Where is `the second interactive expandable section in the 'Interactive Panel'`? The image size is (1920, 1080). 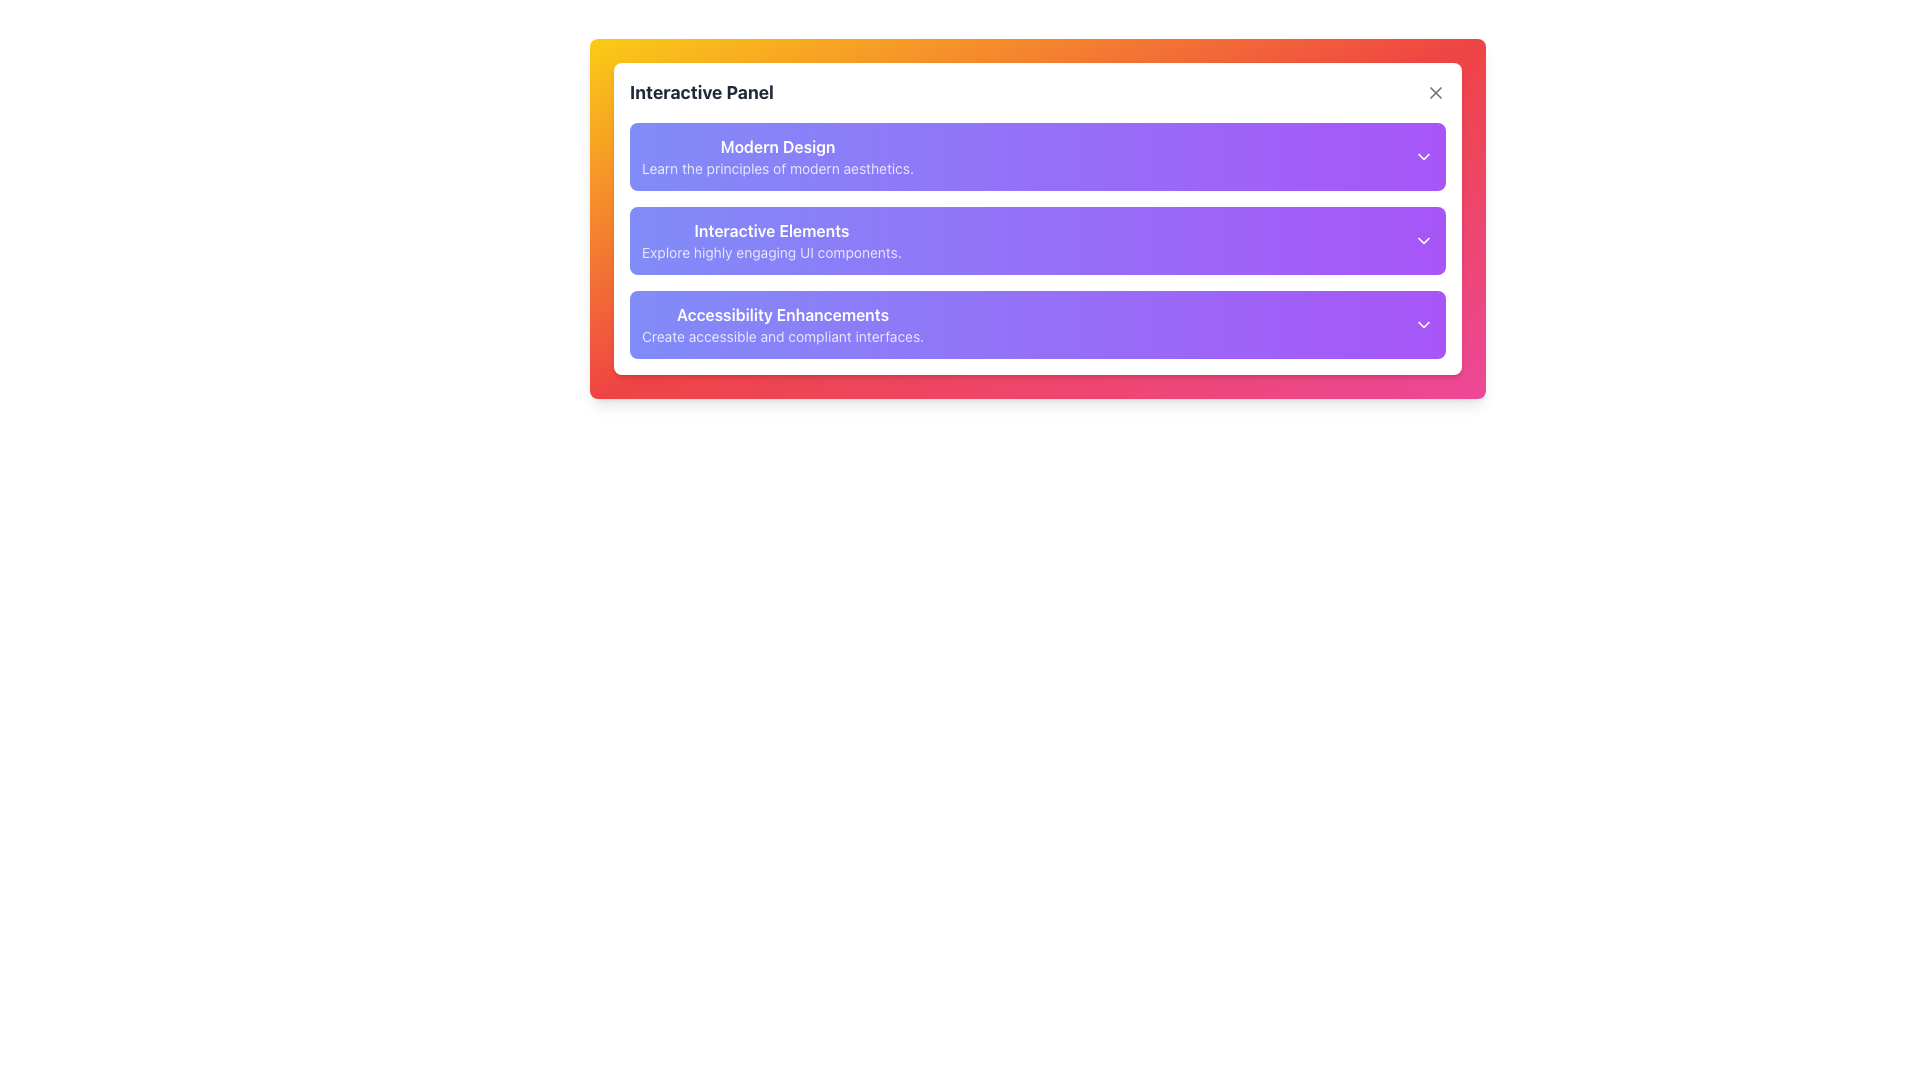 the second interactive expandable section in the 'Interactive Panel' is located at coordinates (1037, 239).